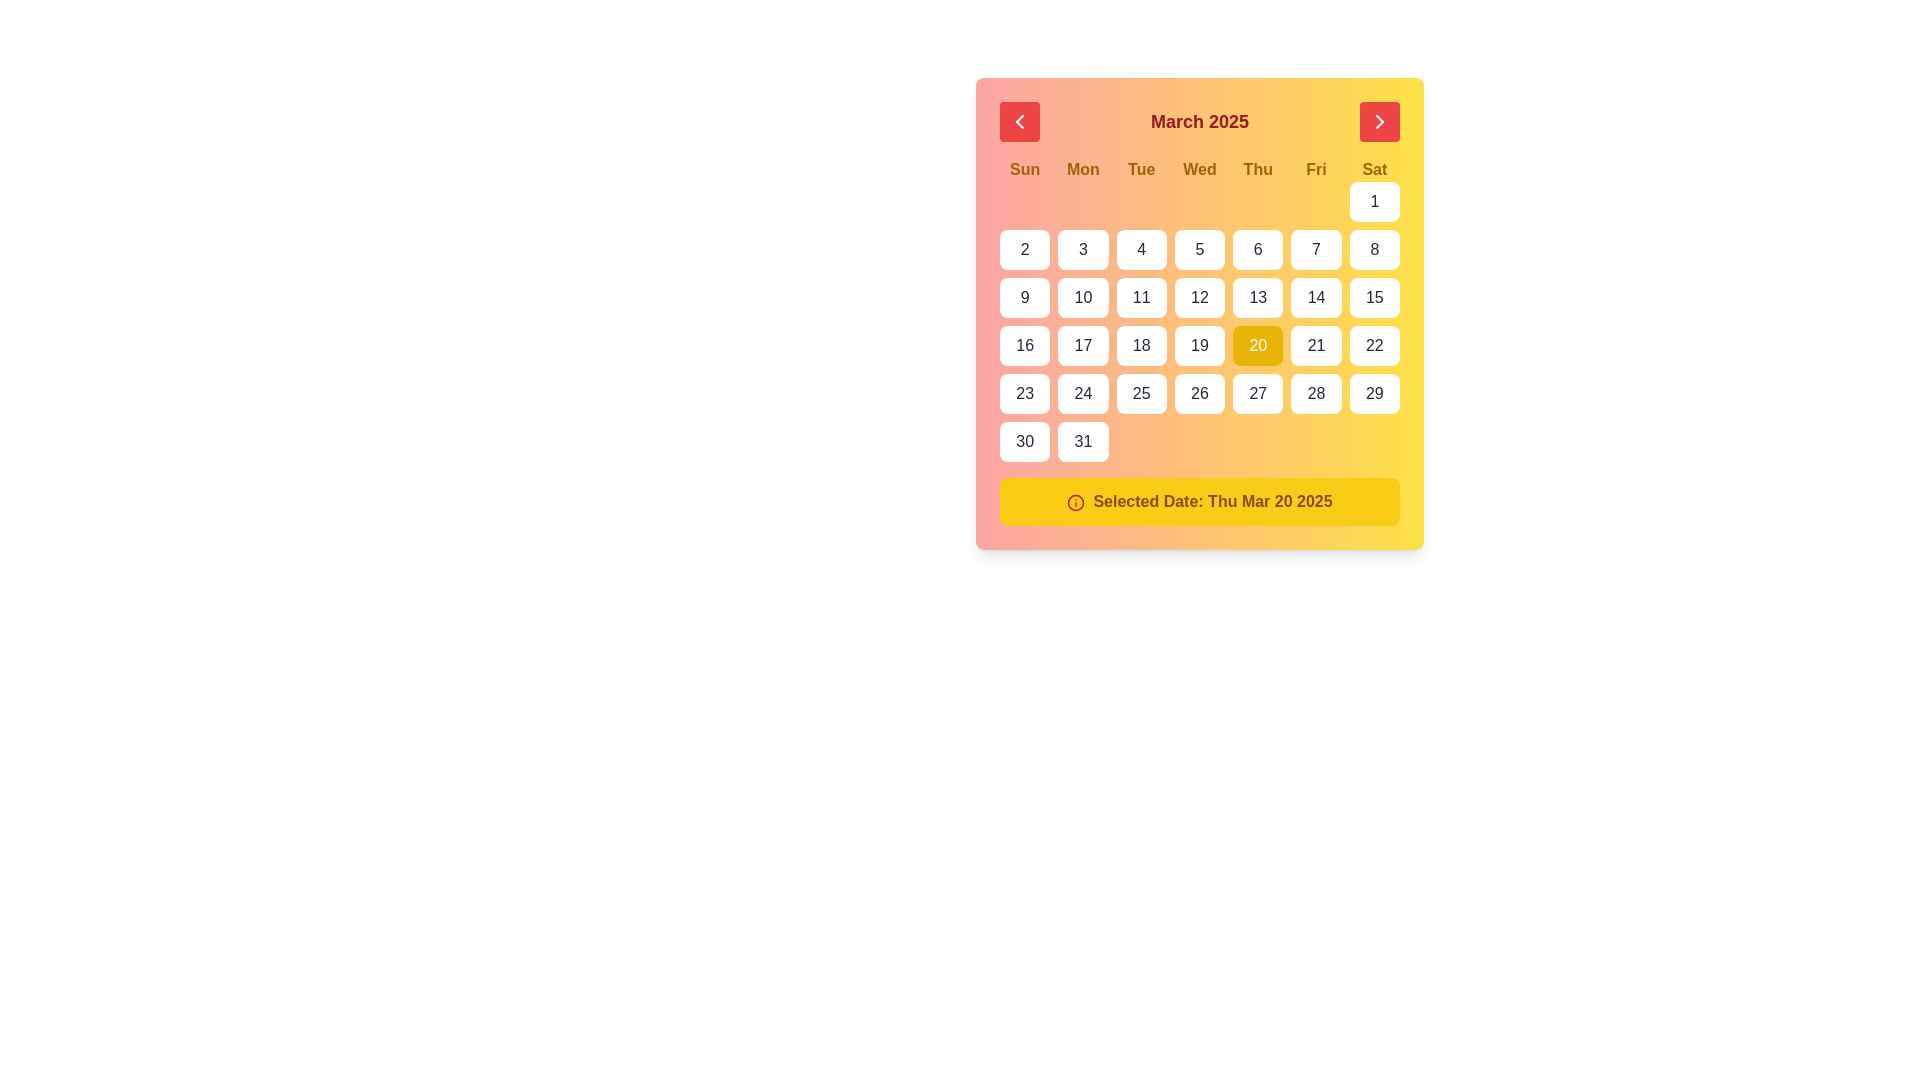  I want to click on the button that signifies the 29th day in the calendar, so click(1373, 393).